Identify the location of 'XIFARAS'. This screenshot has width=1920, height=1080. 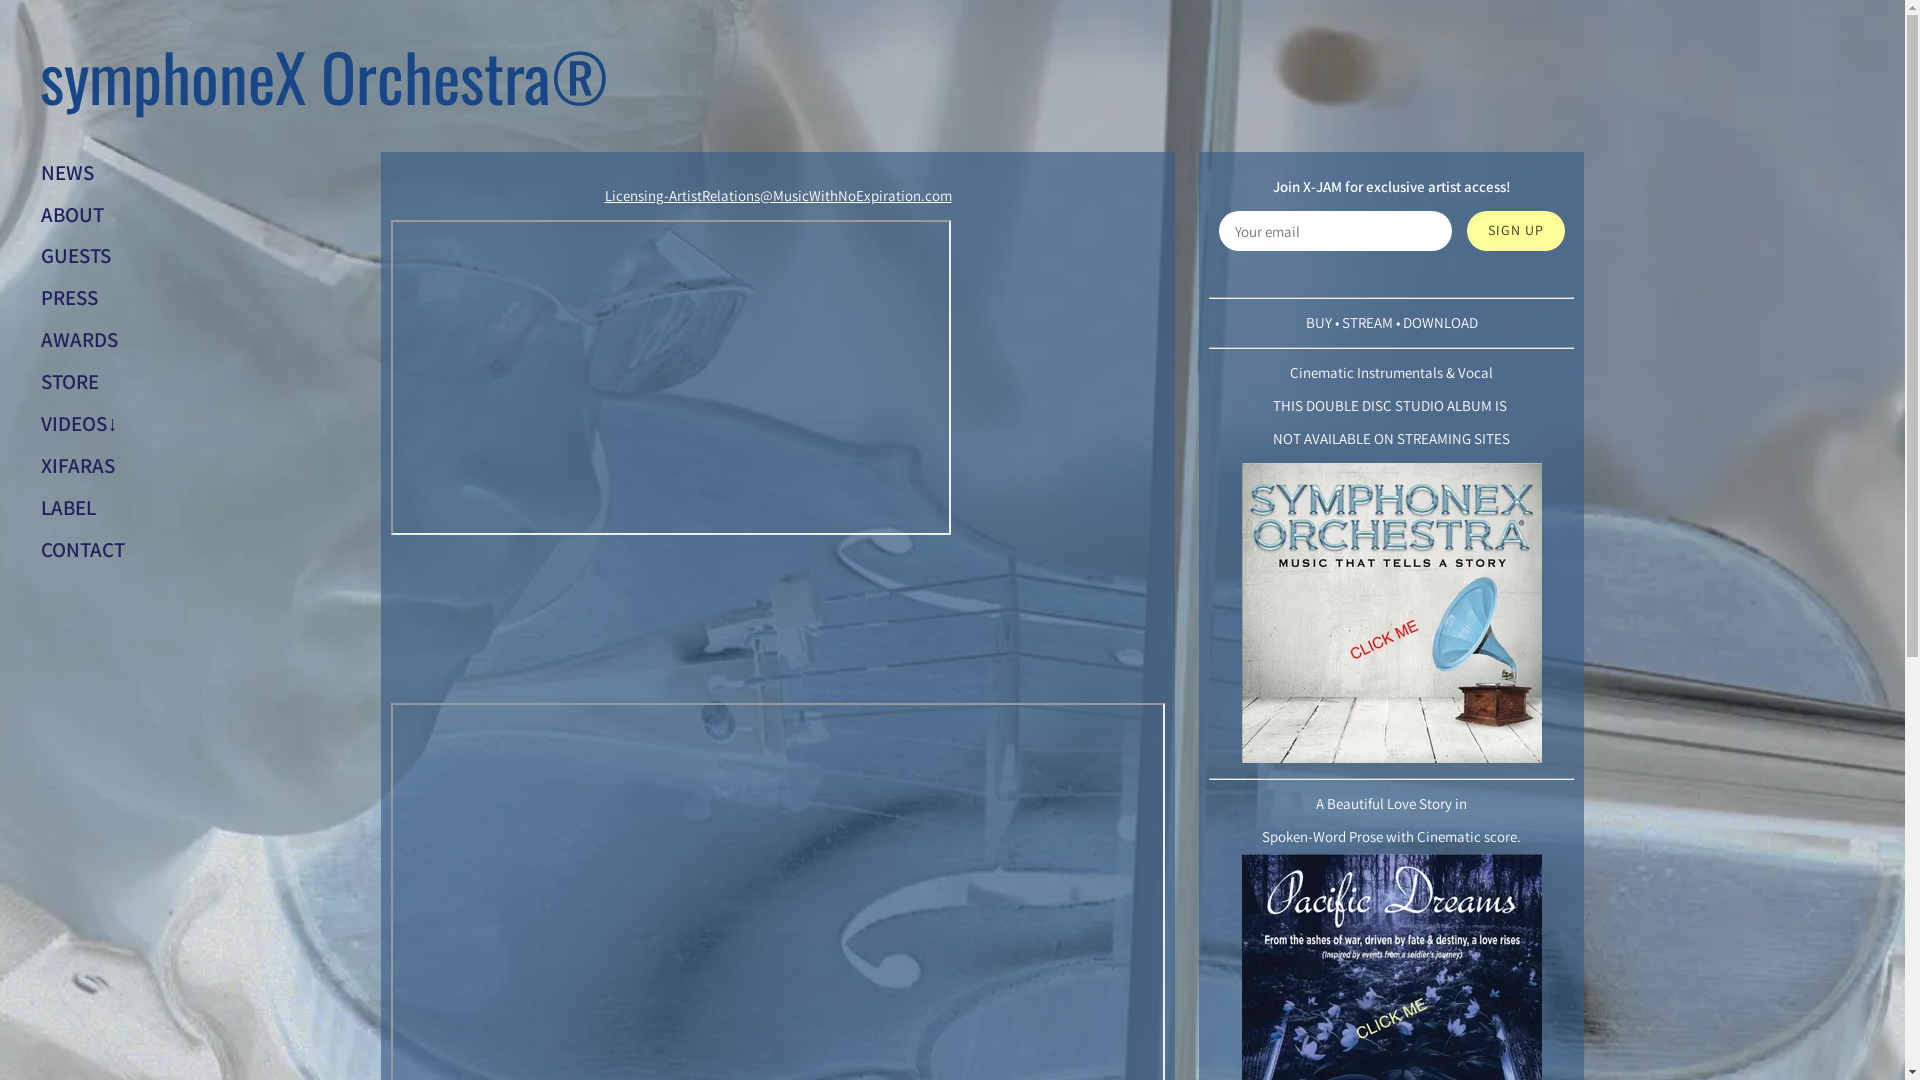
(77, 465).